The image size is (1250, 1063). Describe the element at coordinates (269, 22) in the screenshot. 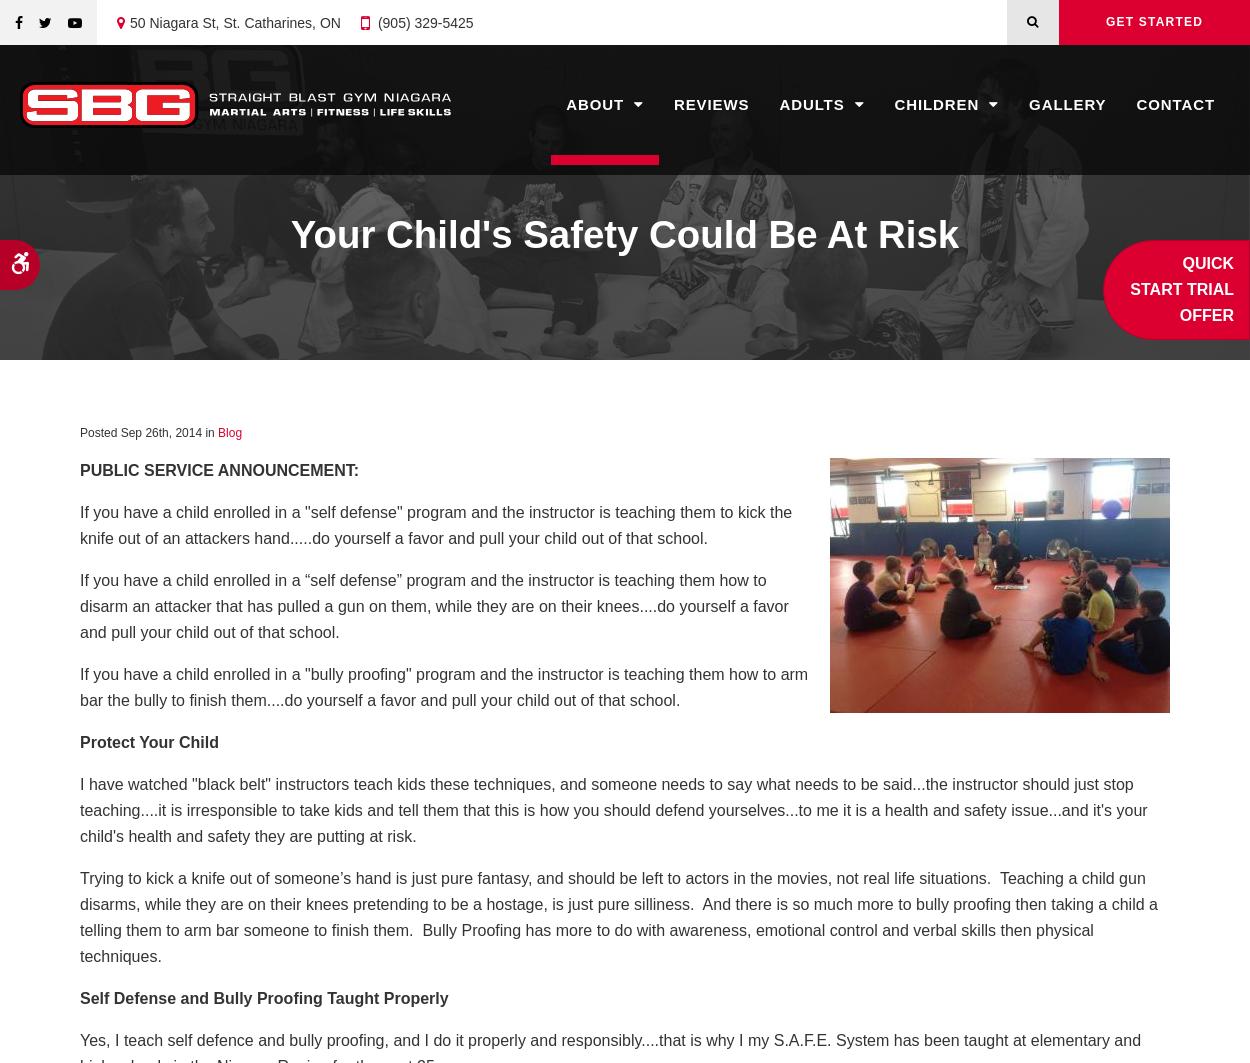

I see `'St. Catharines,'` at that location.